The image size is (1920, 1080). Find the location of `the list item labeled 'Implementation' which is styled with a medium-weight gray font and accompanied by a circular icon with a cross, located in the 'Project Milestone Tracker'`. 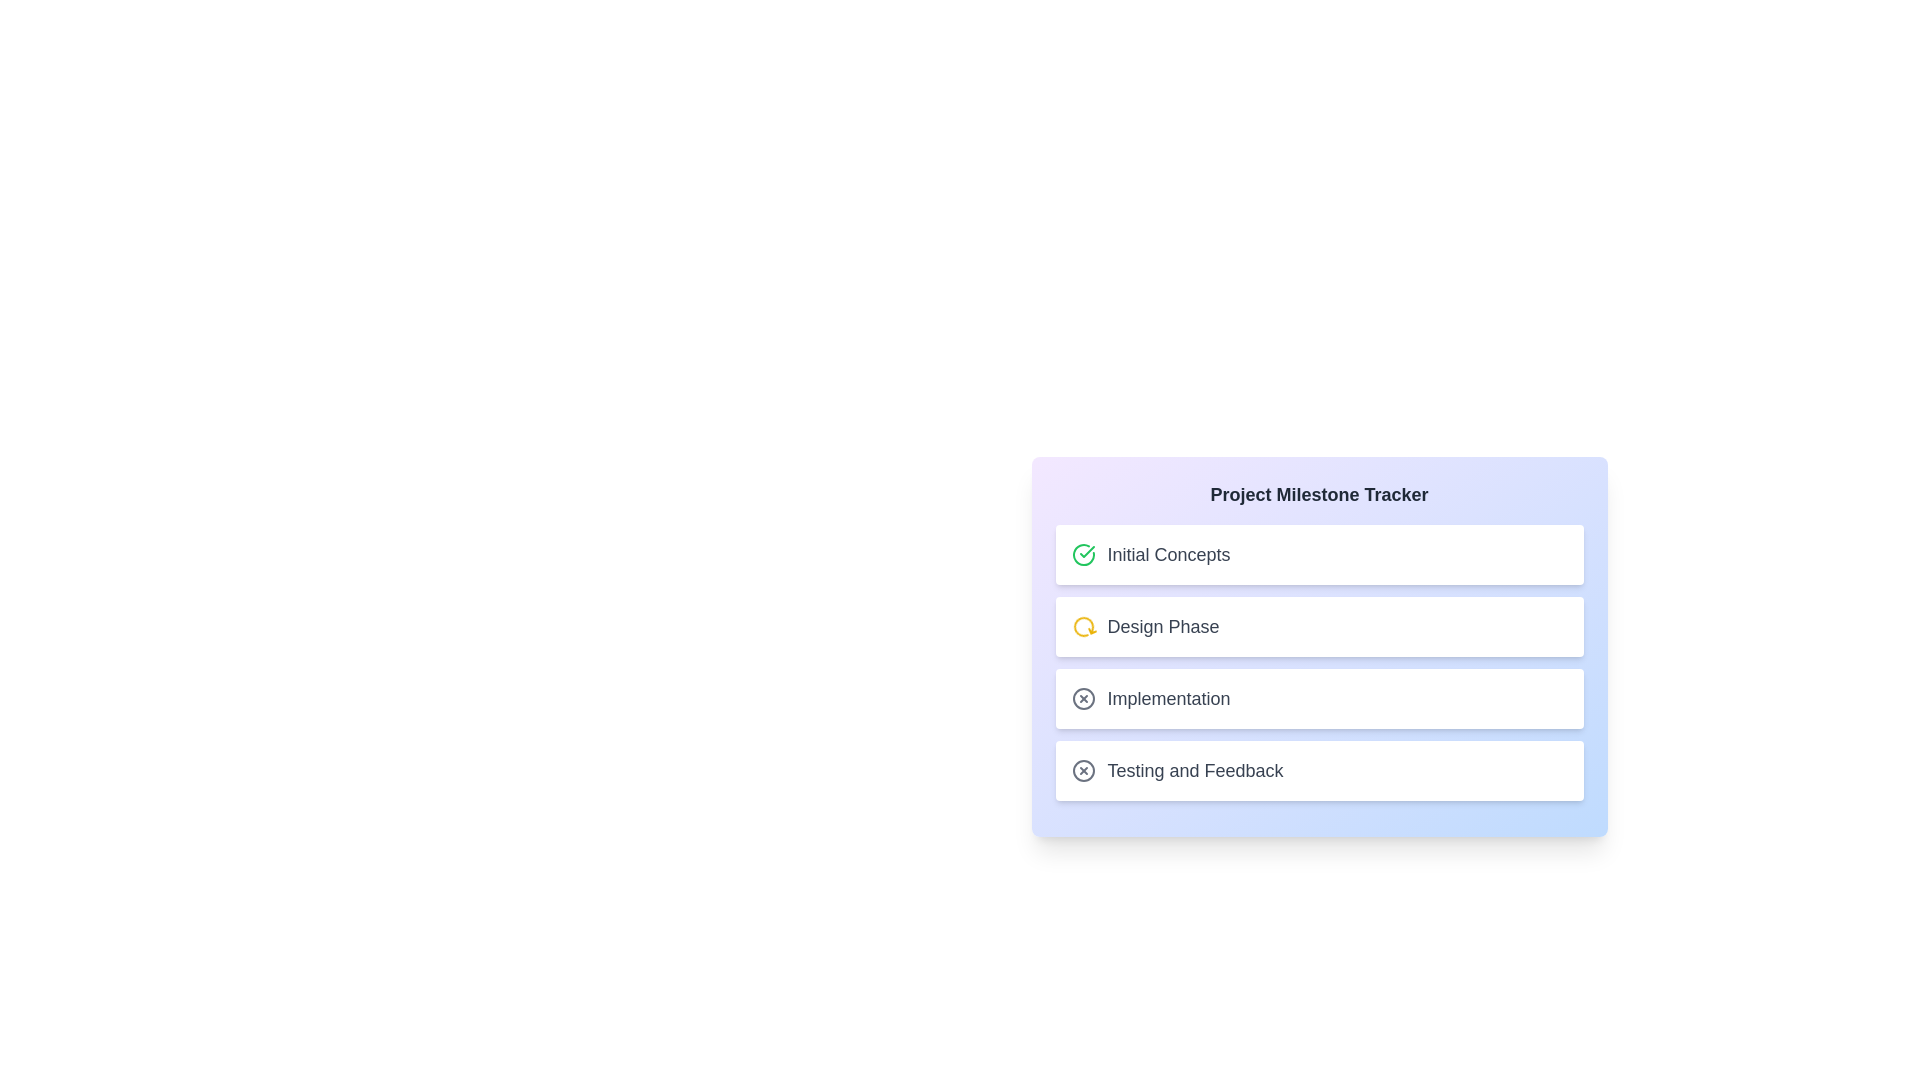

the list item labeled 'Implementation' which is styled with a medium-weight gray font and accompanied by a circular icon with a cross, located in the 'Project Milestone Tracker' is located at coordinates (1151, 697).